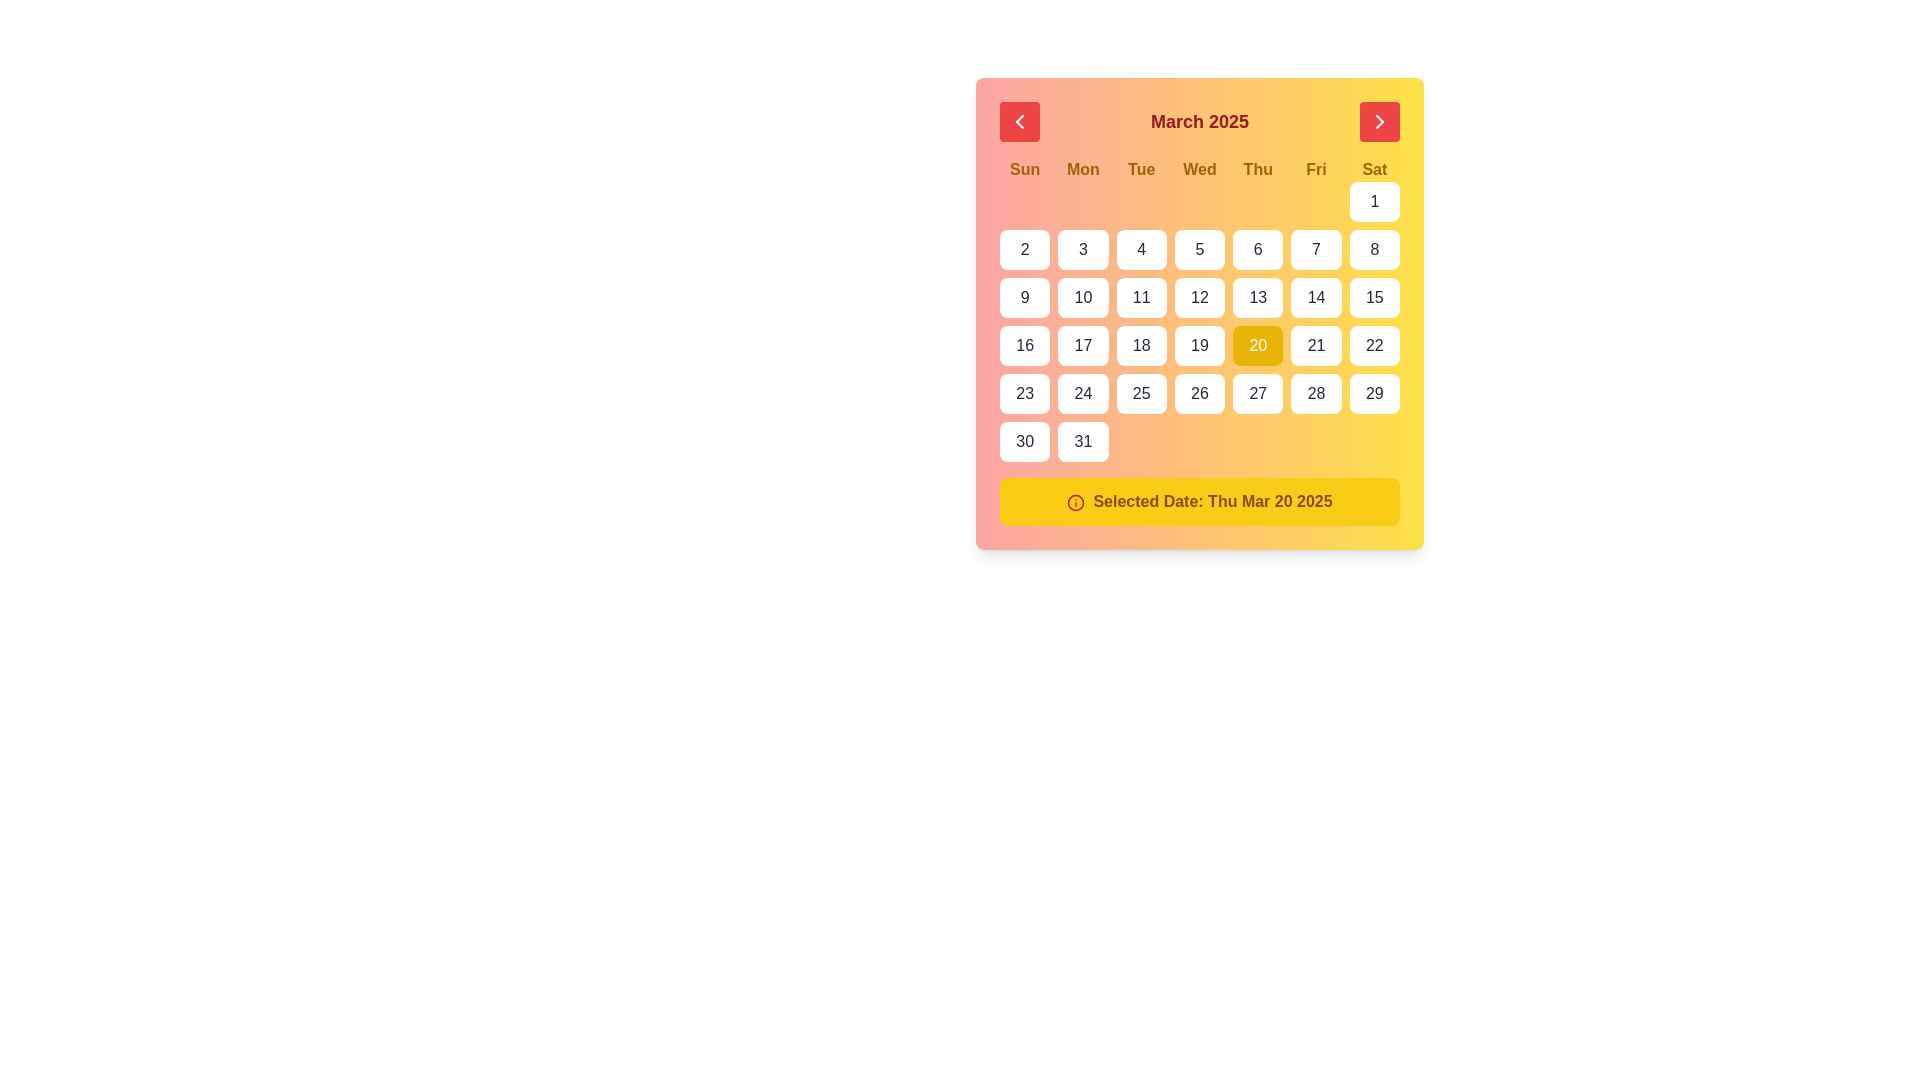 The image size is (1920, 1080). What do you see at coordinates (1141, 393) in the screenshot?
I see `from the button representing the date '25' in the March 2025 calendar` at bounding box center [1141, 393].